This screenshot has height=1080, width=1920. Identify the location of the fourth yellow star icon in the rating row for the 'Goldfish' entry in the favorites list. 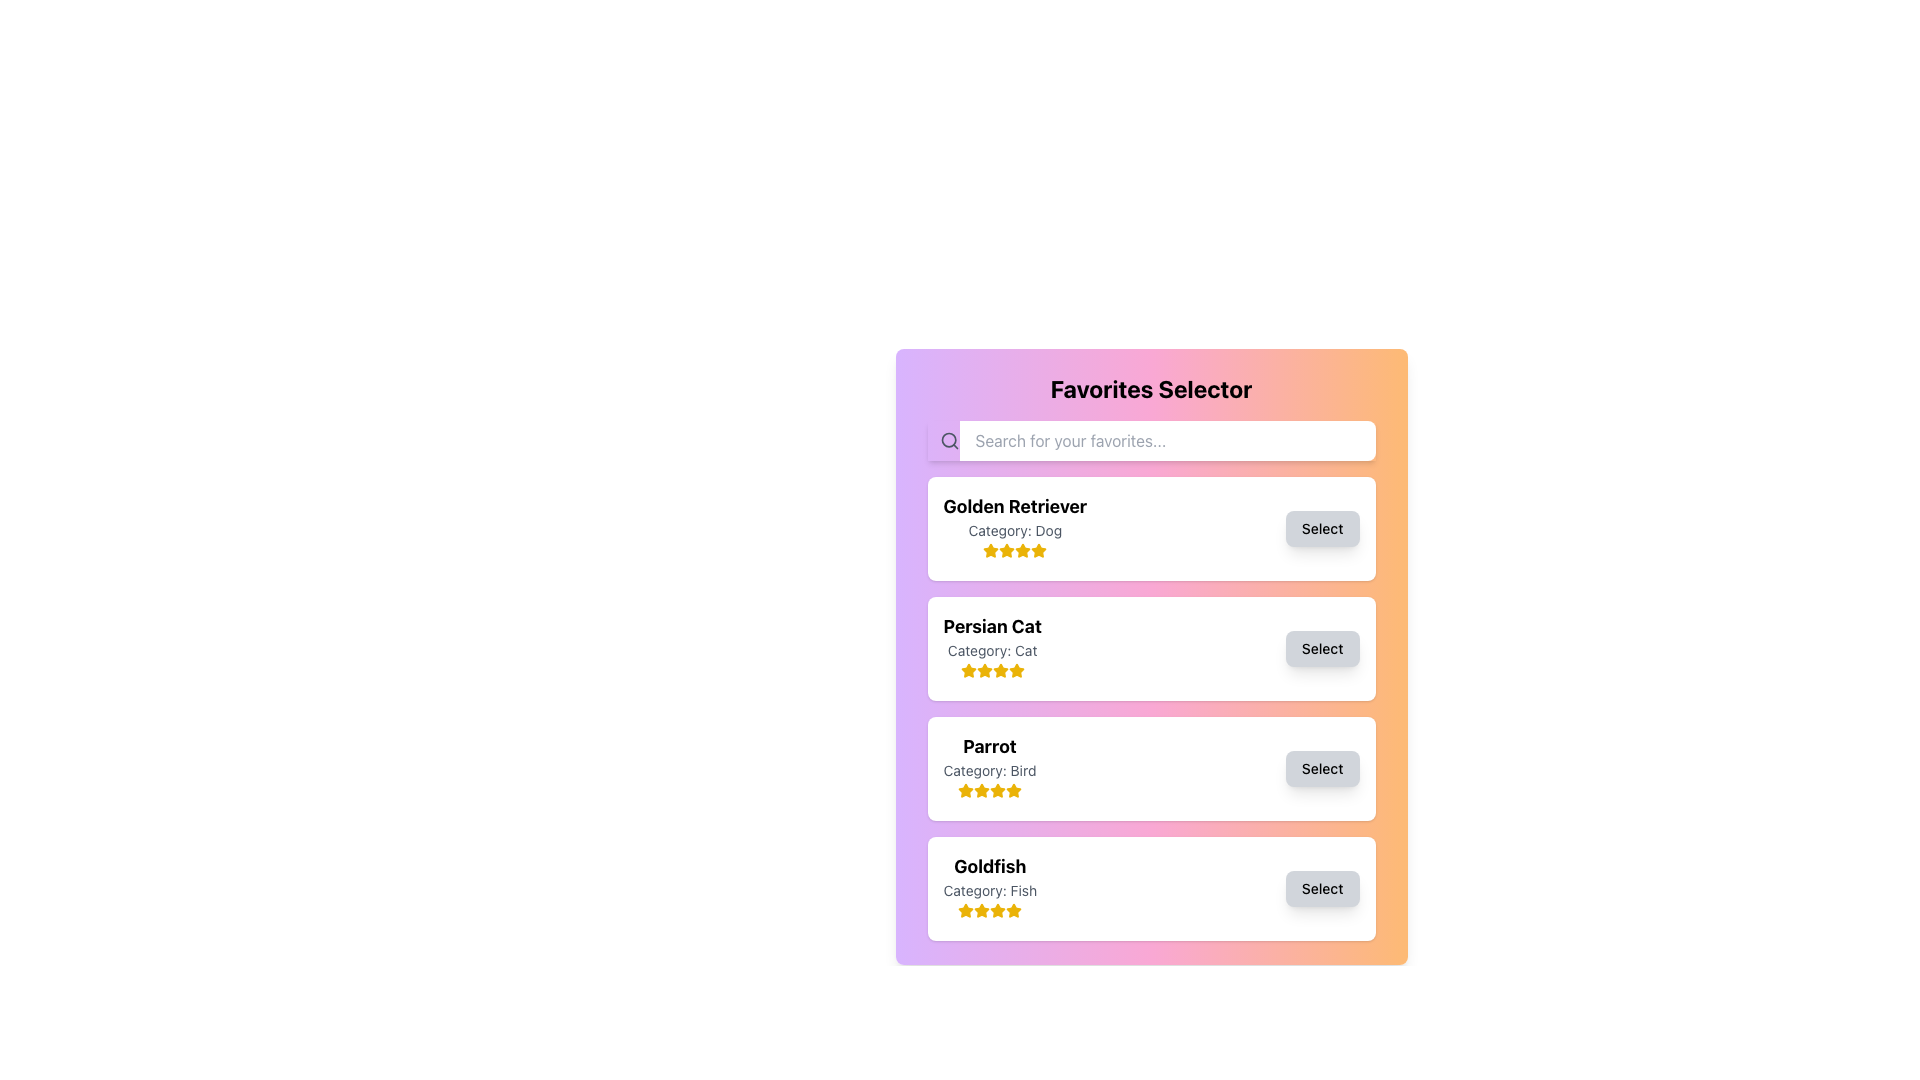
(1014, 910).